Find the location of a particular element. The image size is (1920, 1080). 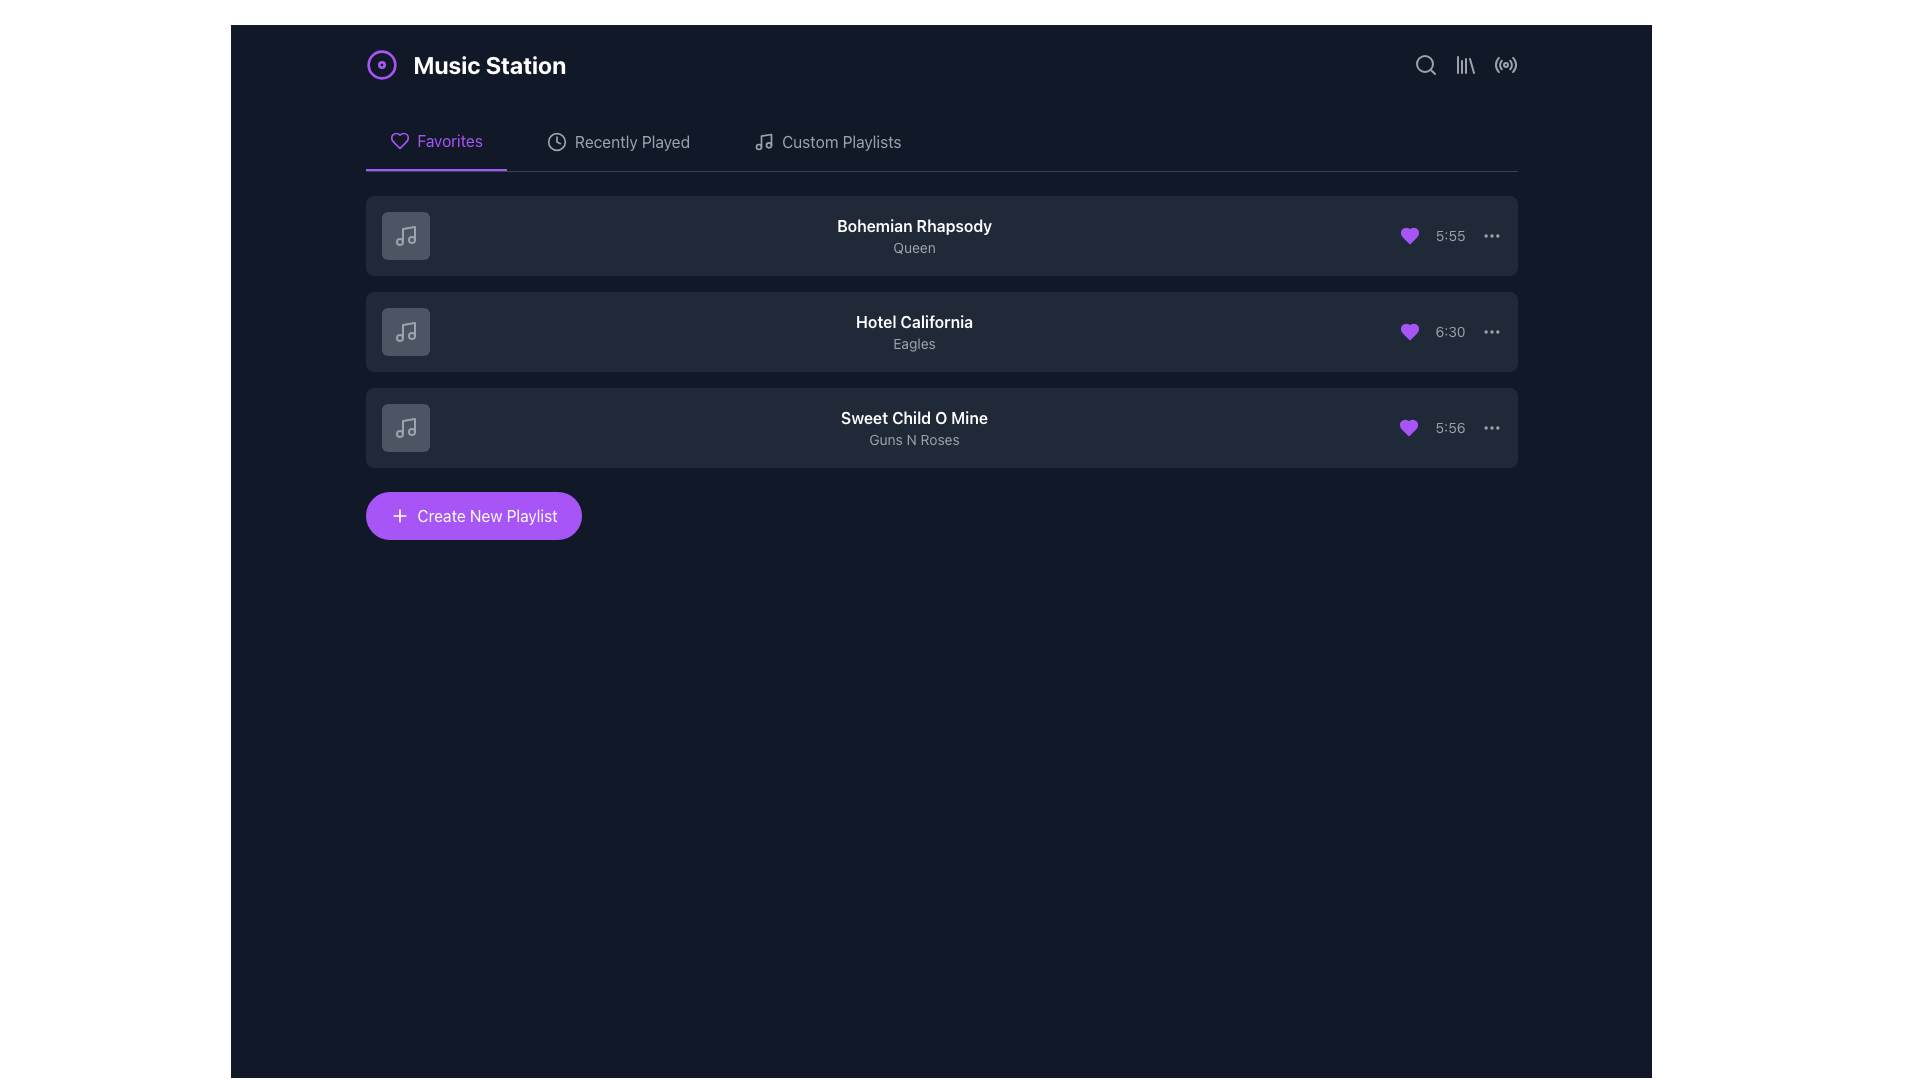

the text label indicating the duration of the song 'Hotel California' by the Eagles, positioned between a purple heart icon and three dots is located at coordinates (1450, 330).